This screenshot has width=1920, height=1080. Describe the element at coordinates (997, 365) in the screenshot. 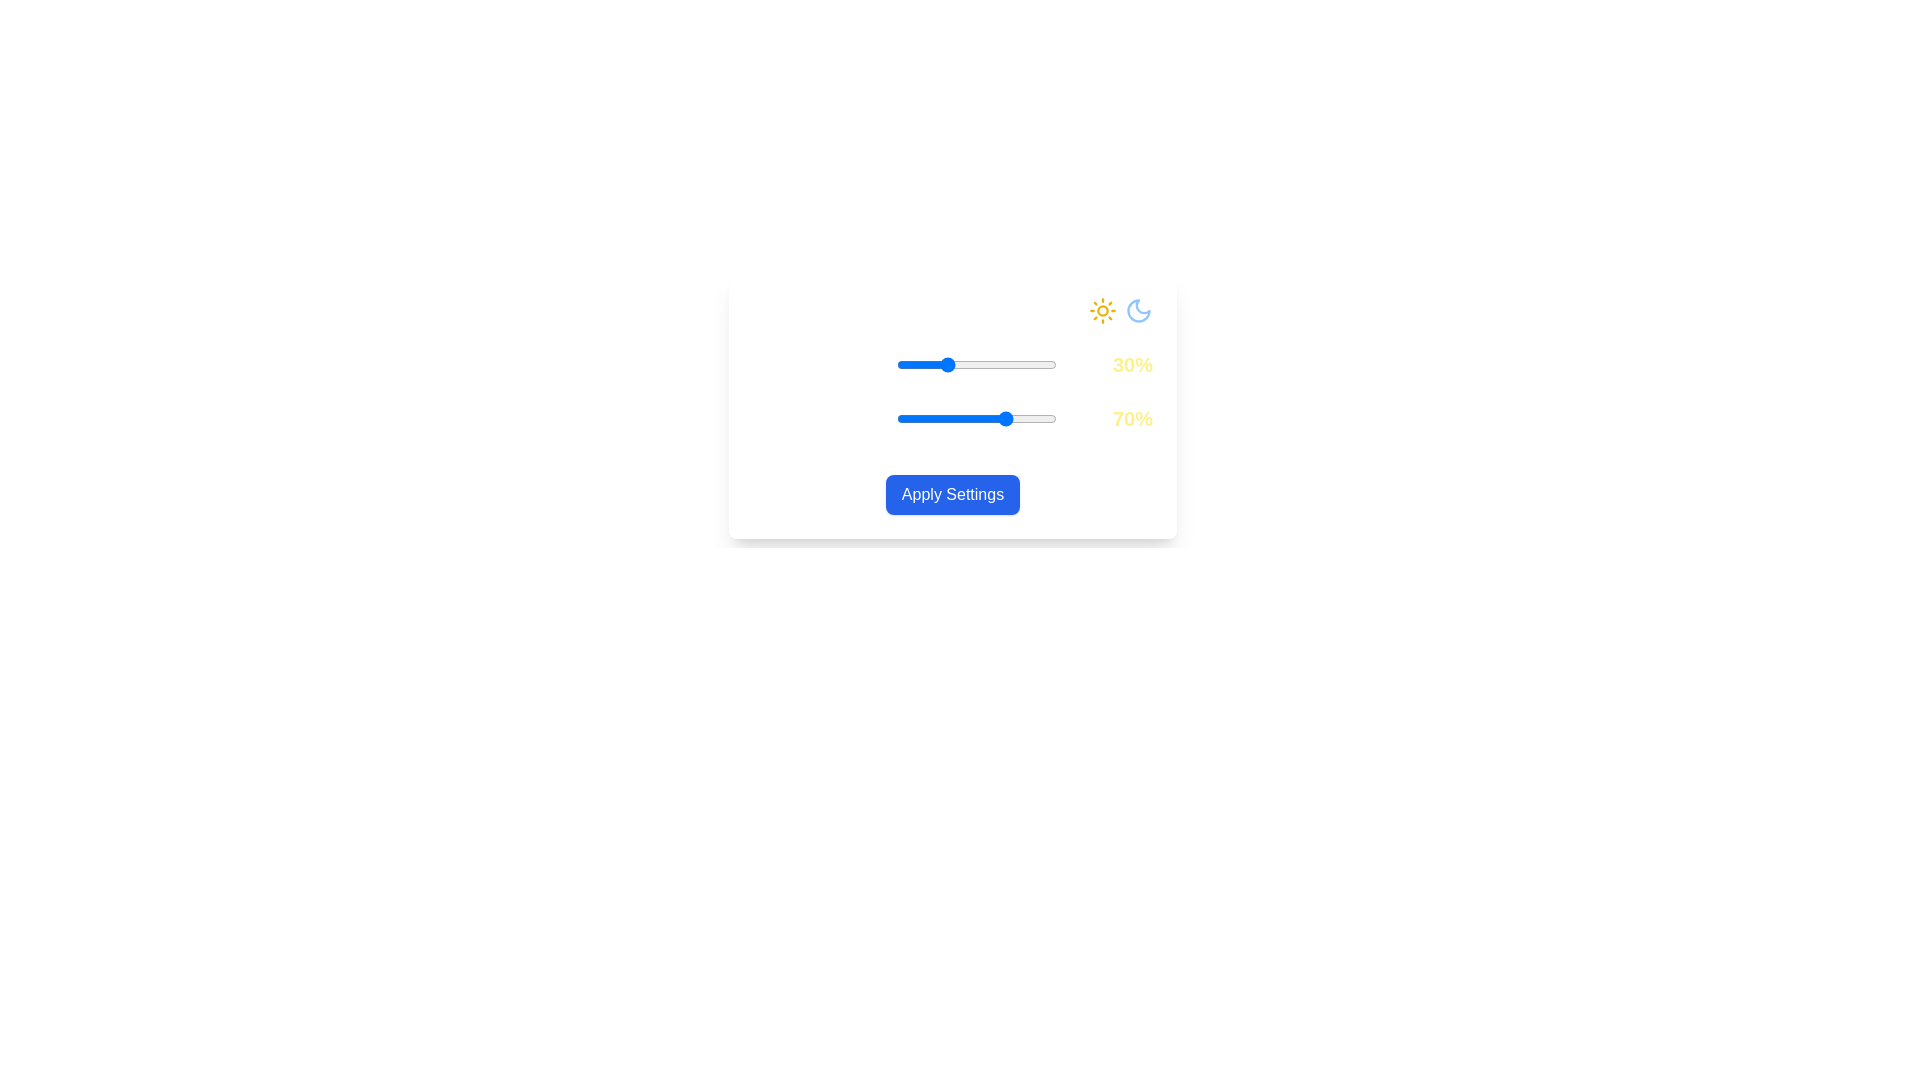

I see `the Daylight Intensity slider to 63%` at that location.